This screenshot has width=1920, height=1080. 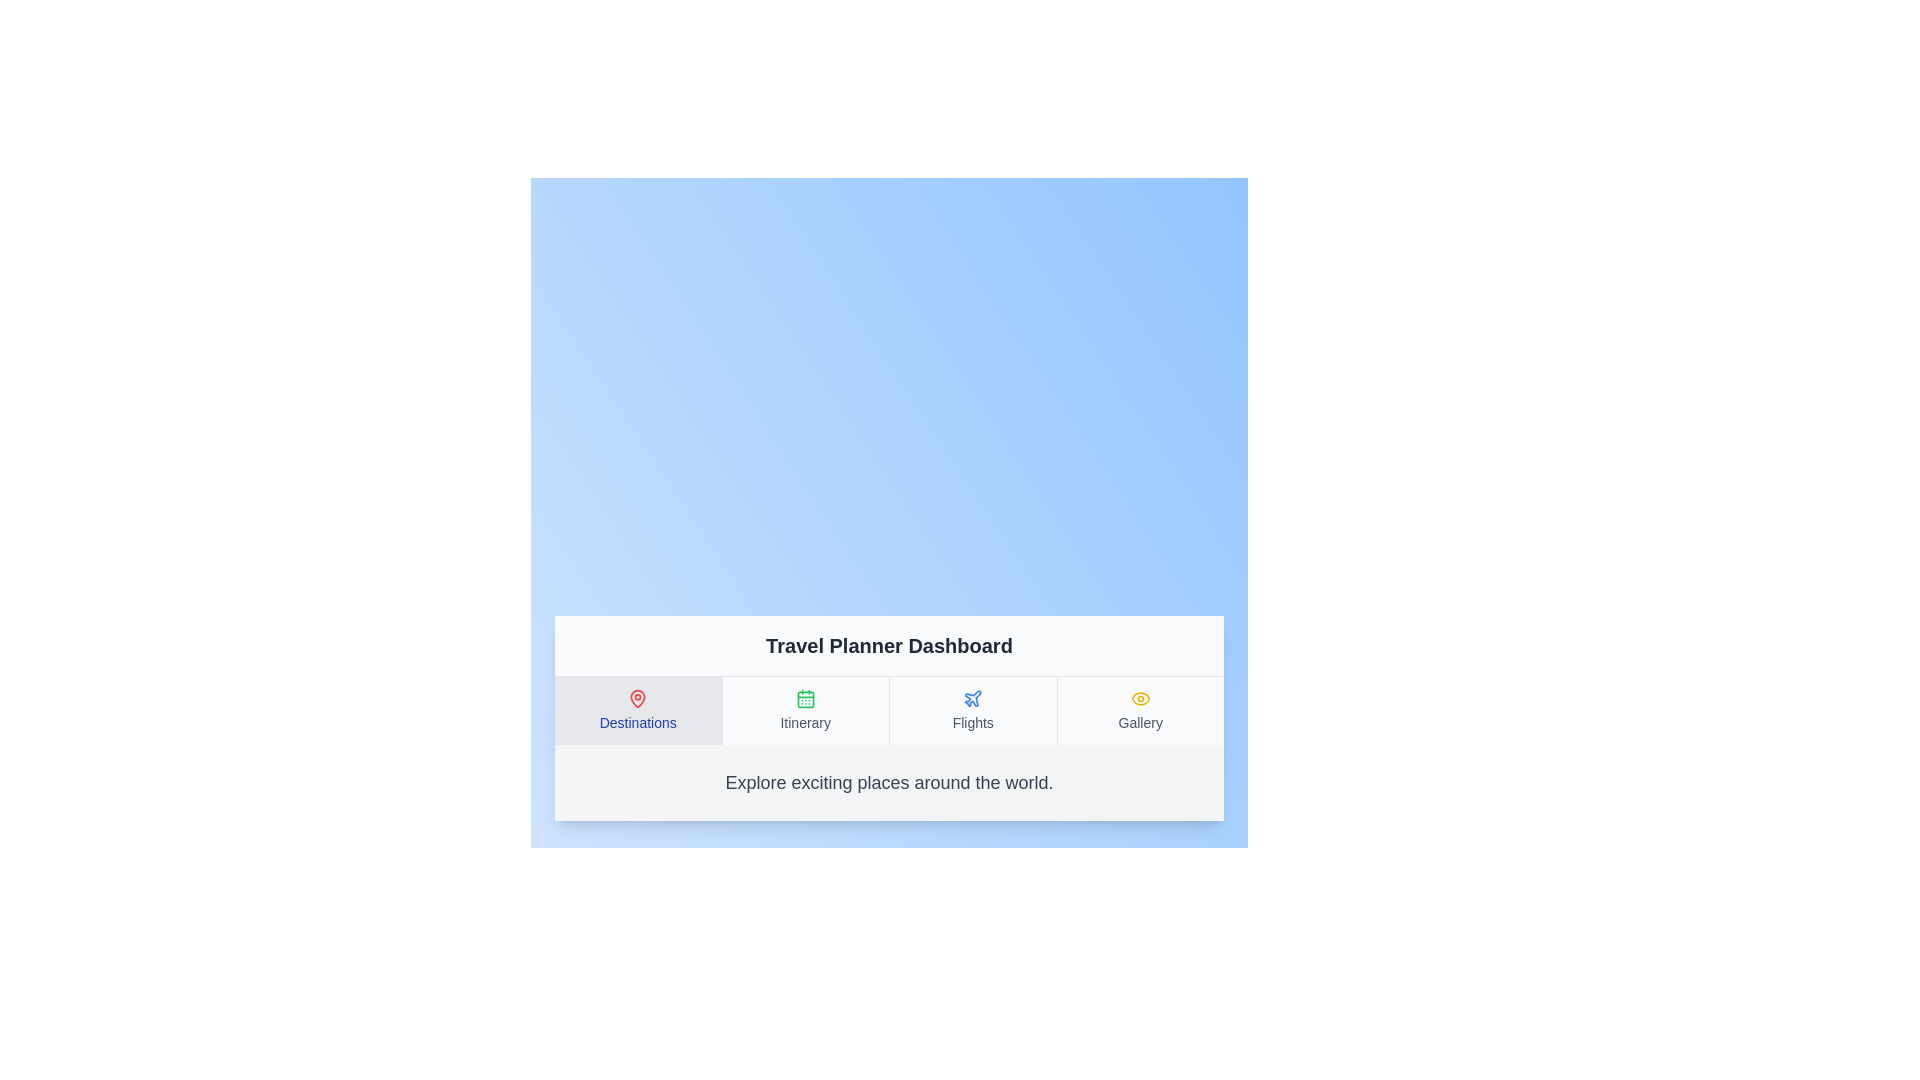 What do you see at coordinates (637, 697) in the screenshot?
I see `the map pin icon located in the first column of the horizontal navigation row under the title 'Travel Planner Dashboard'` at bounding box center [637, 697].